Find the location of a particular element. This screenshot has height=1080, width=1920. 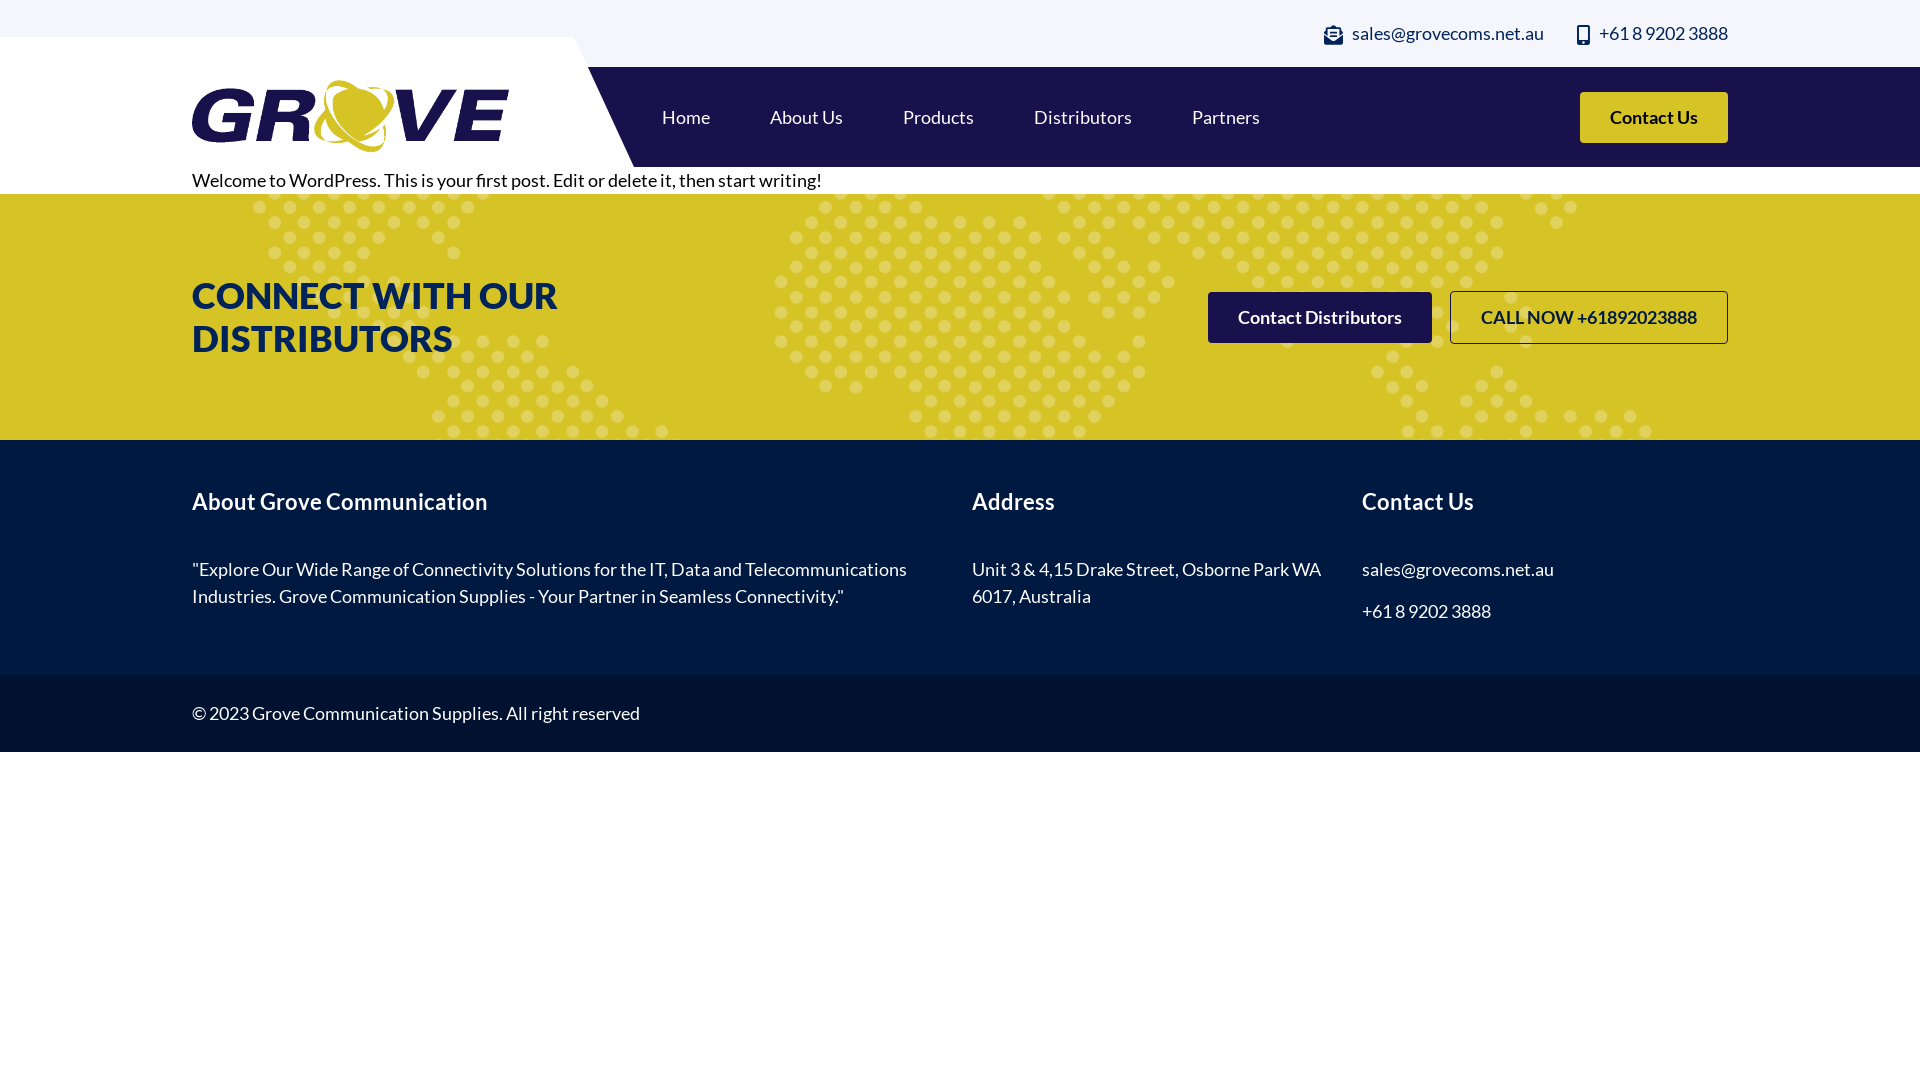

'+61 8 9202 3888' is located at coordinates (1652, 33).